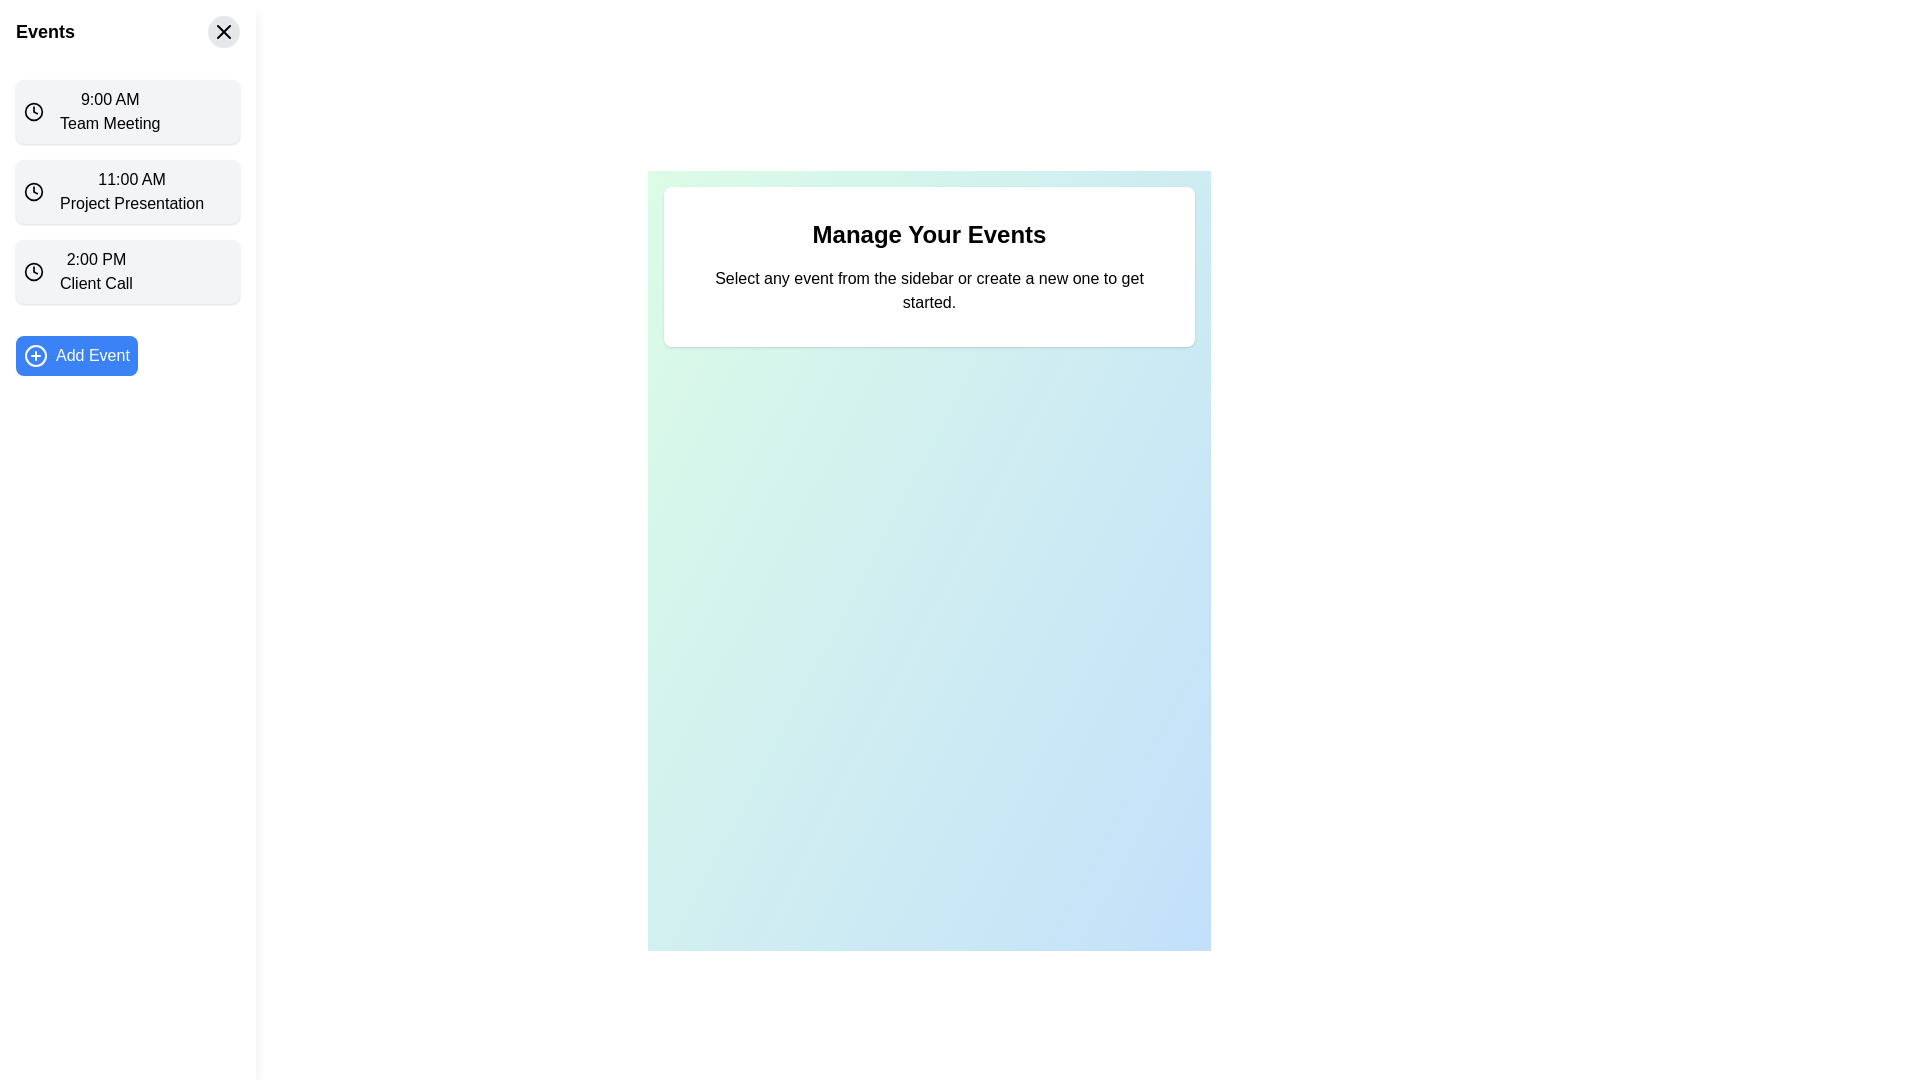 Image resolution: width=1920 pixels, height=1080 pixels. What do you see at coordinates (109, 100) in the screenshot?
I see `the bold black text label displaying '9:00 AM' located in the upper-left corner of the interface beside a clock icon` at bounding box center [109, 100].